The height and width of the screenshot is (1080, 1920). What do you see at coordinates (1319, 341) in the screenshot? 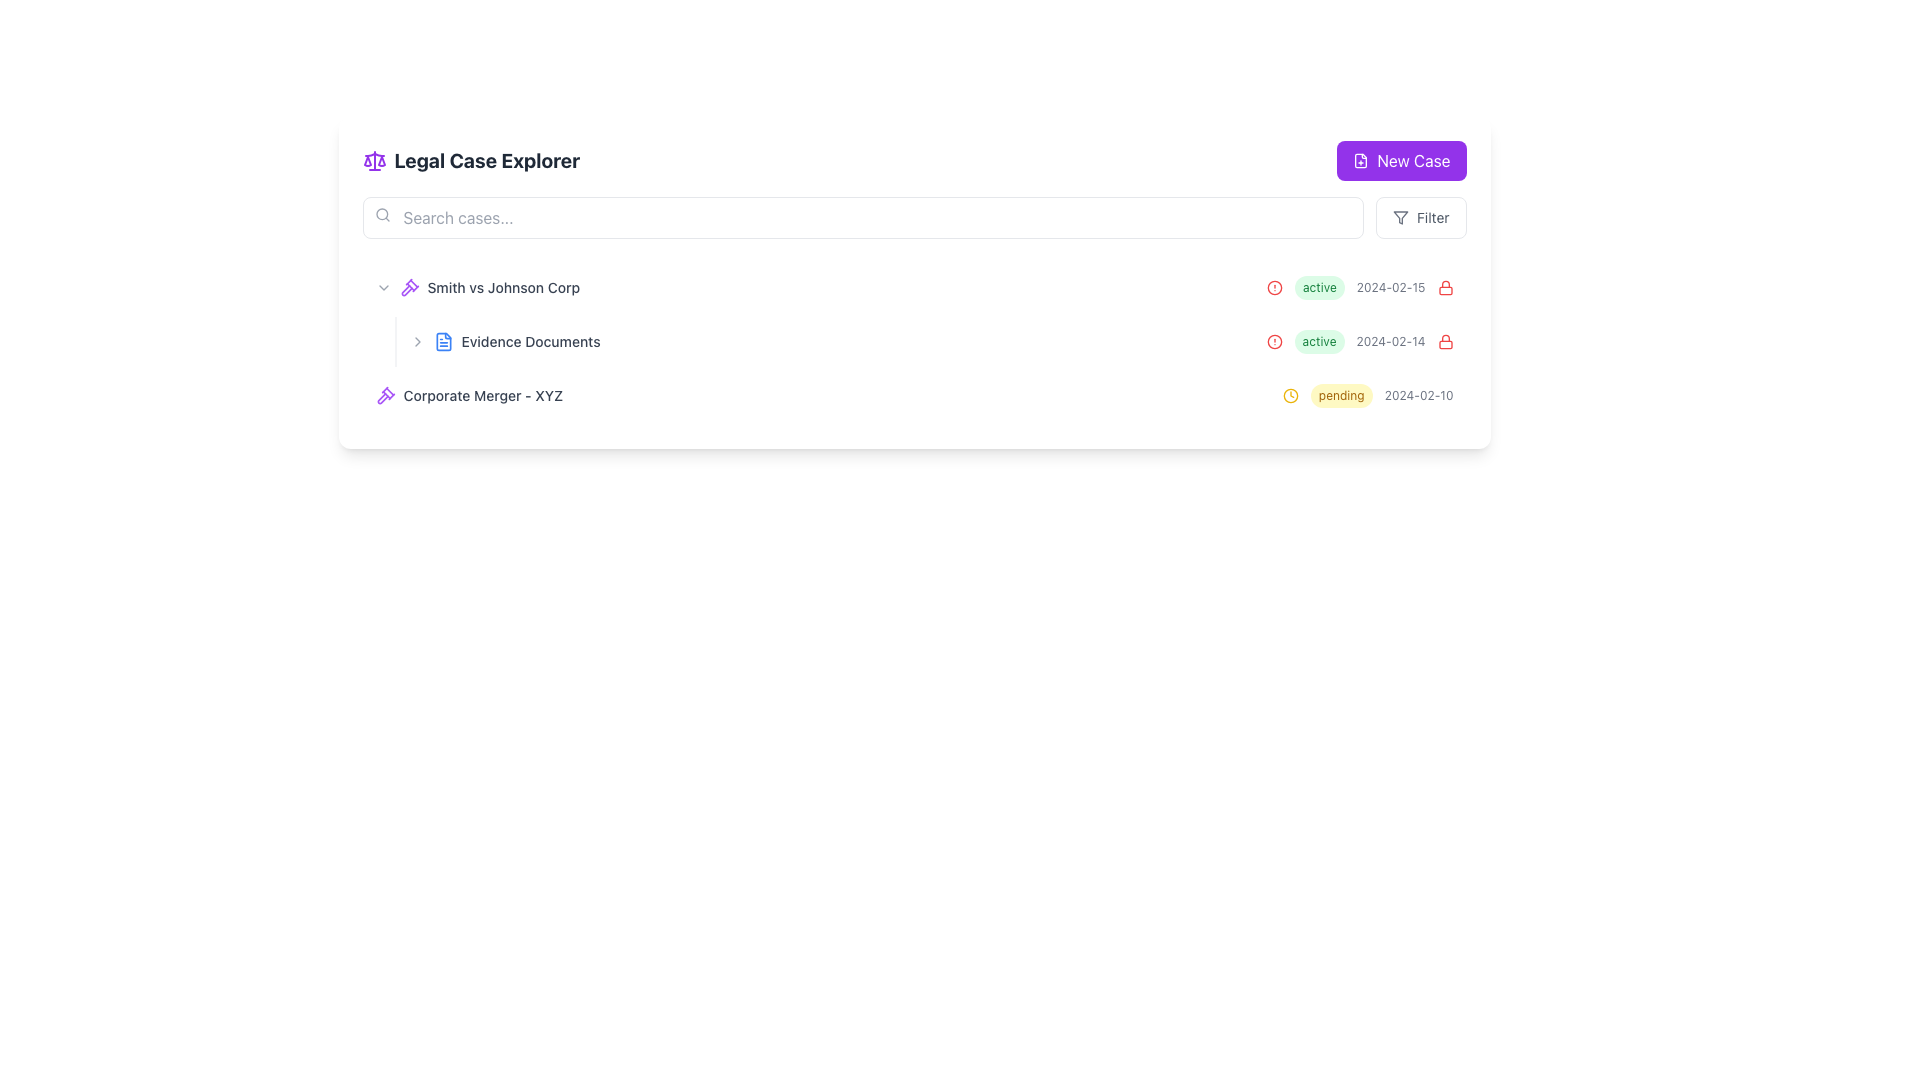
I see `the Status Indicator badge with the text 'active', which has a pale green background and is located in the second row of the status list, between an icon and the date '2024-02-14'` at bounding box center [1319, 341].